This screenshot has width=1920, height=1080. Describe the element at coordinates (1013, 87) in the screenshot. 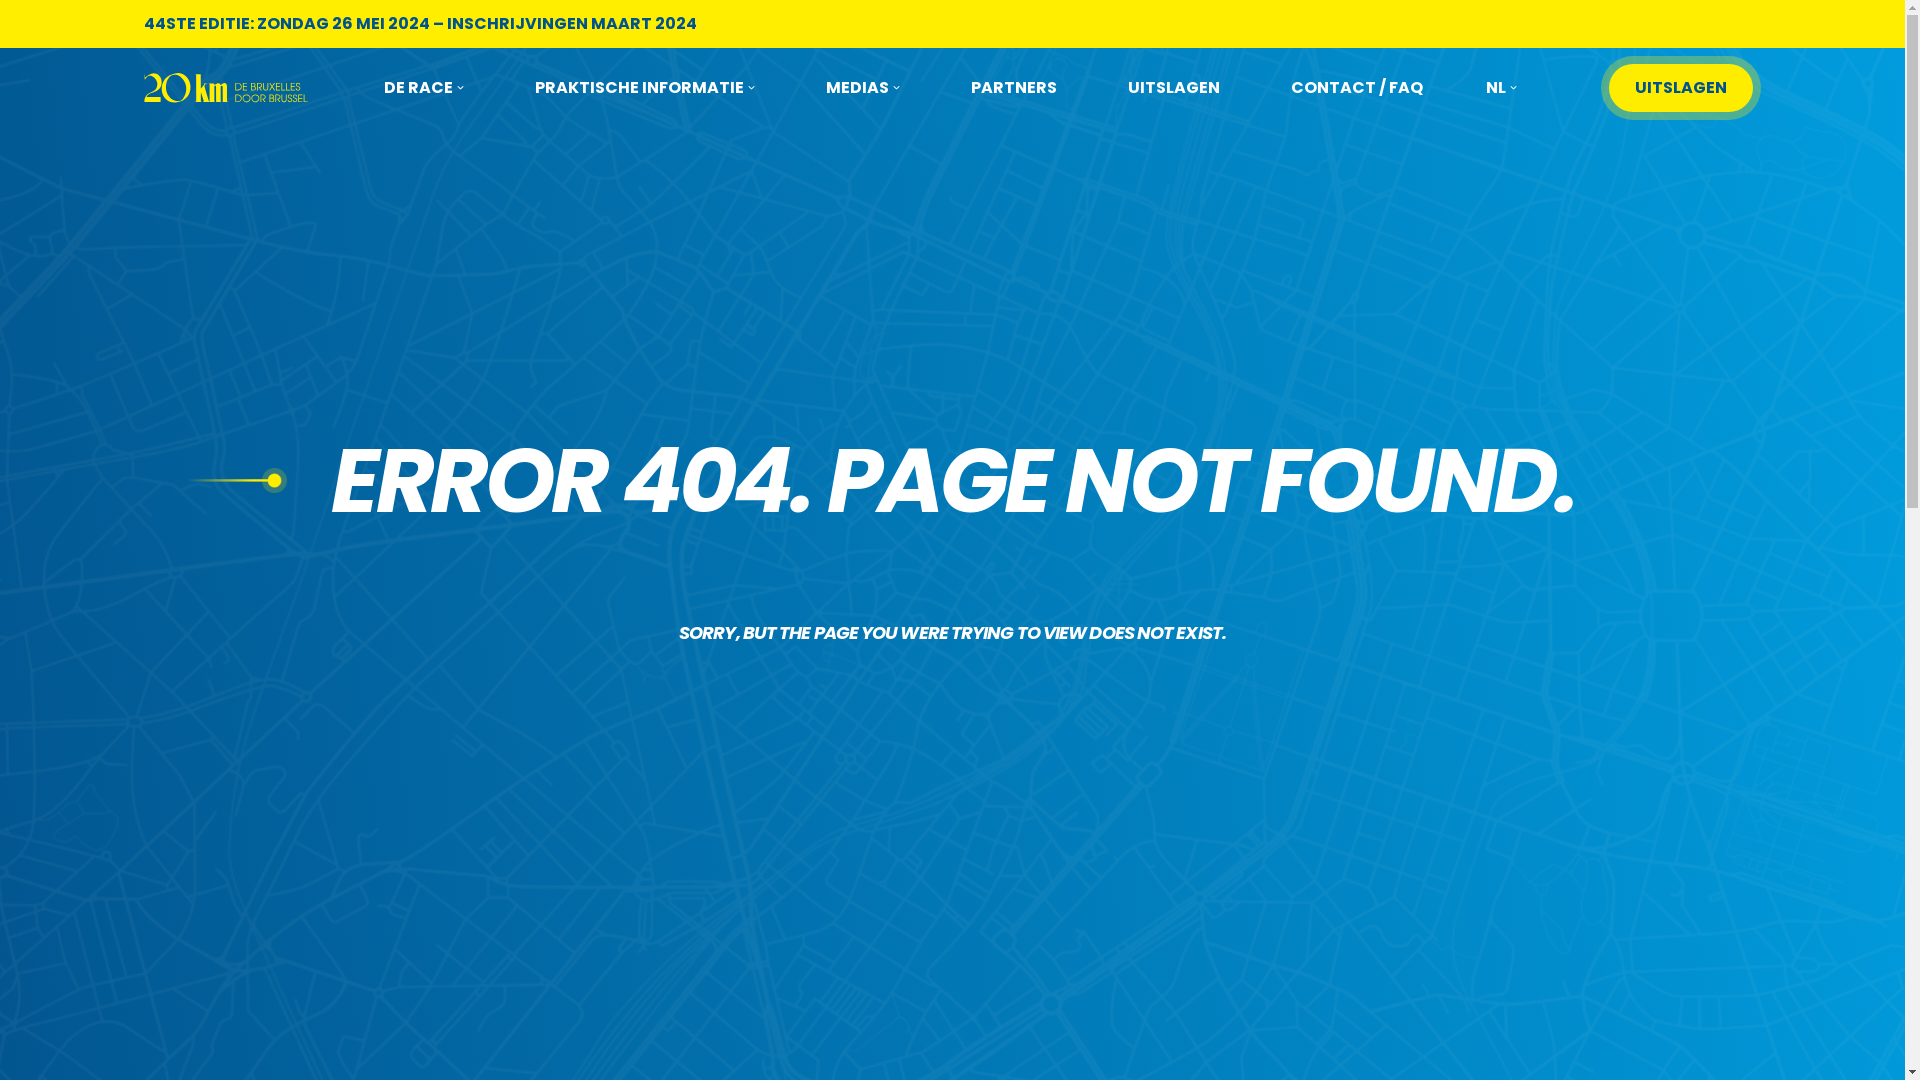

I see `'PARTNERS'` at that location.